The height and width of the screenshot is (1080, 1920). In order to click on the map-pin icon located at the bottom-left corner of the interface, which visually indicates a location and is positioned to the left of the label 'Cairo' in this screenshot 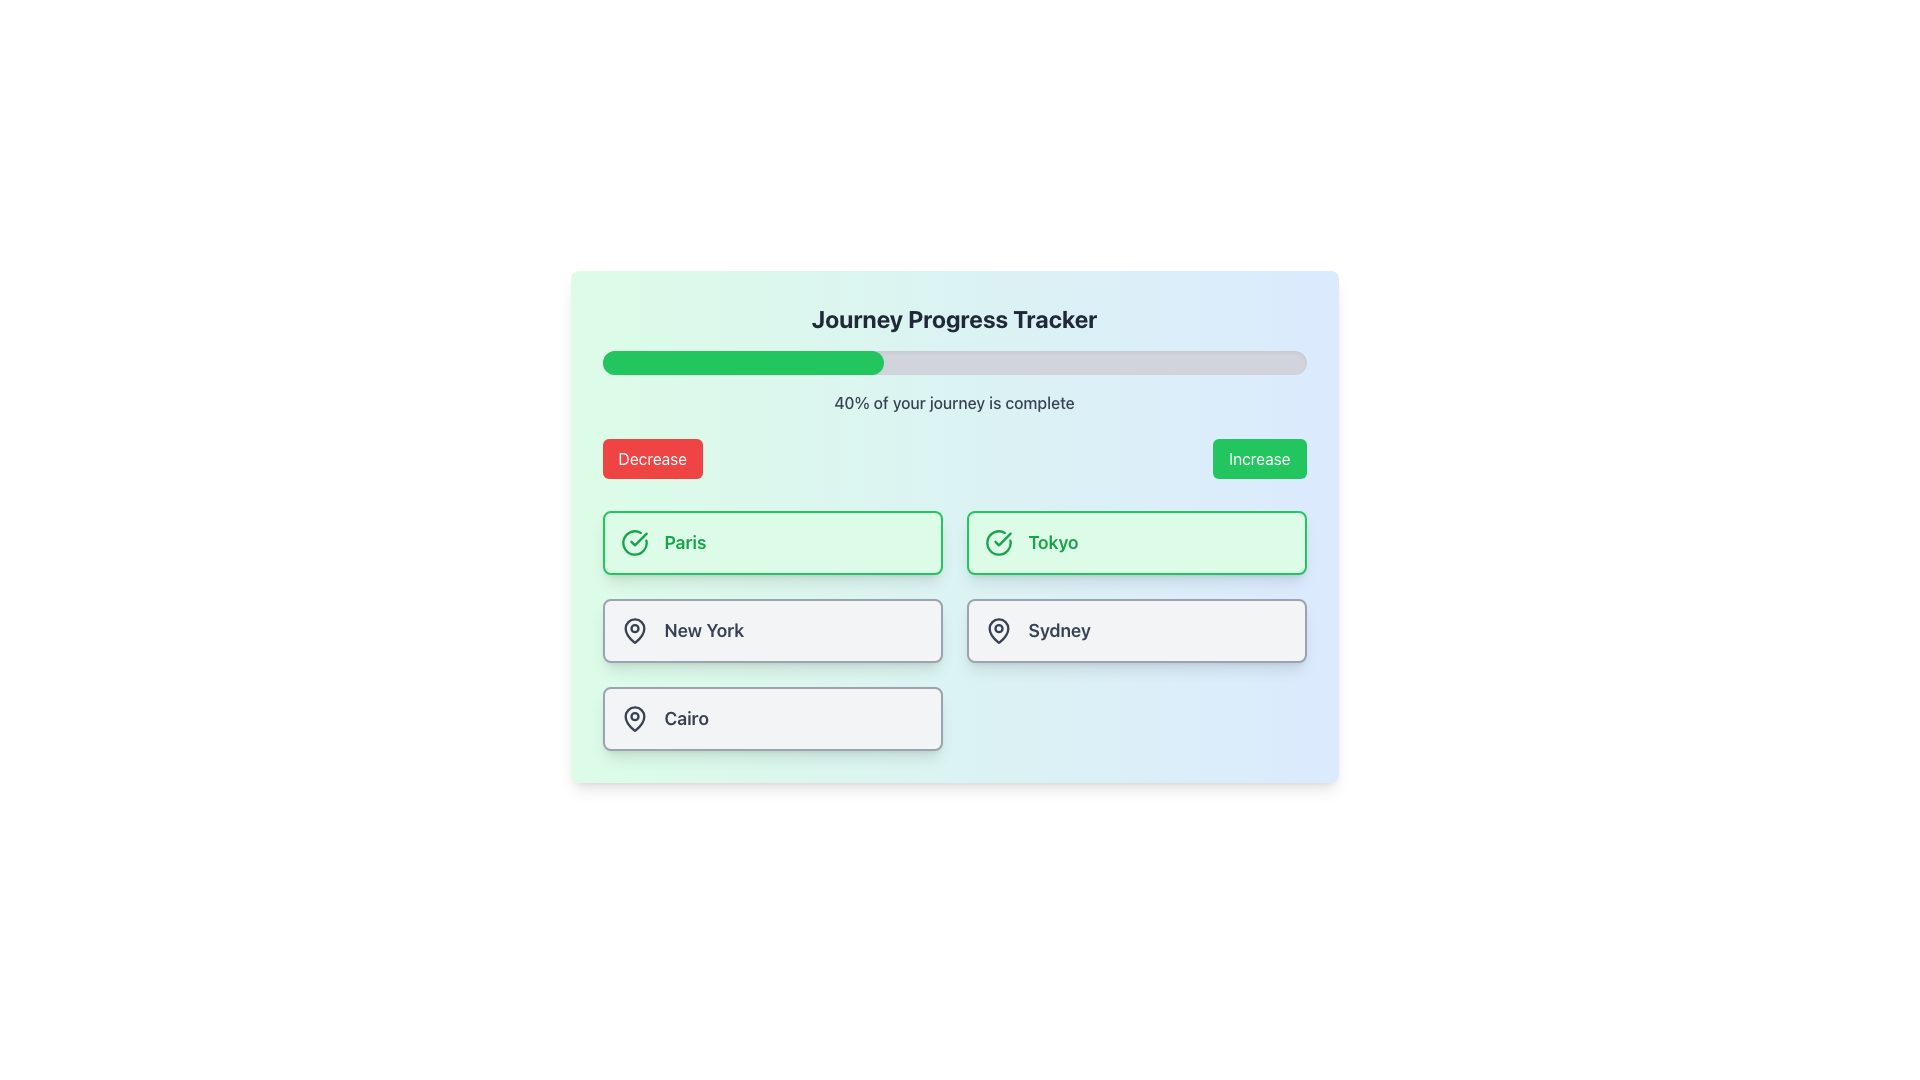, I will do `click(633, 717)`.